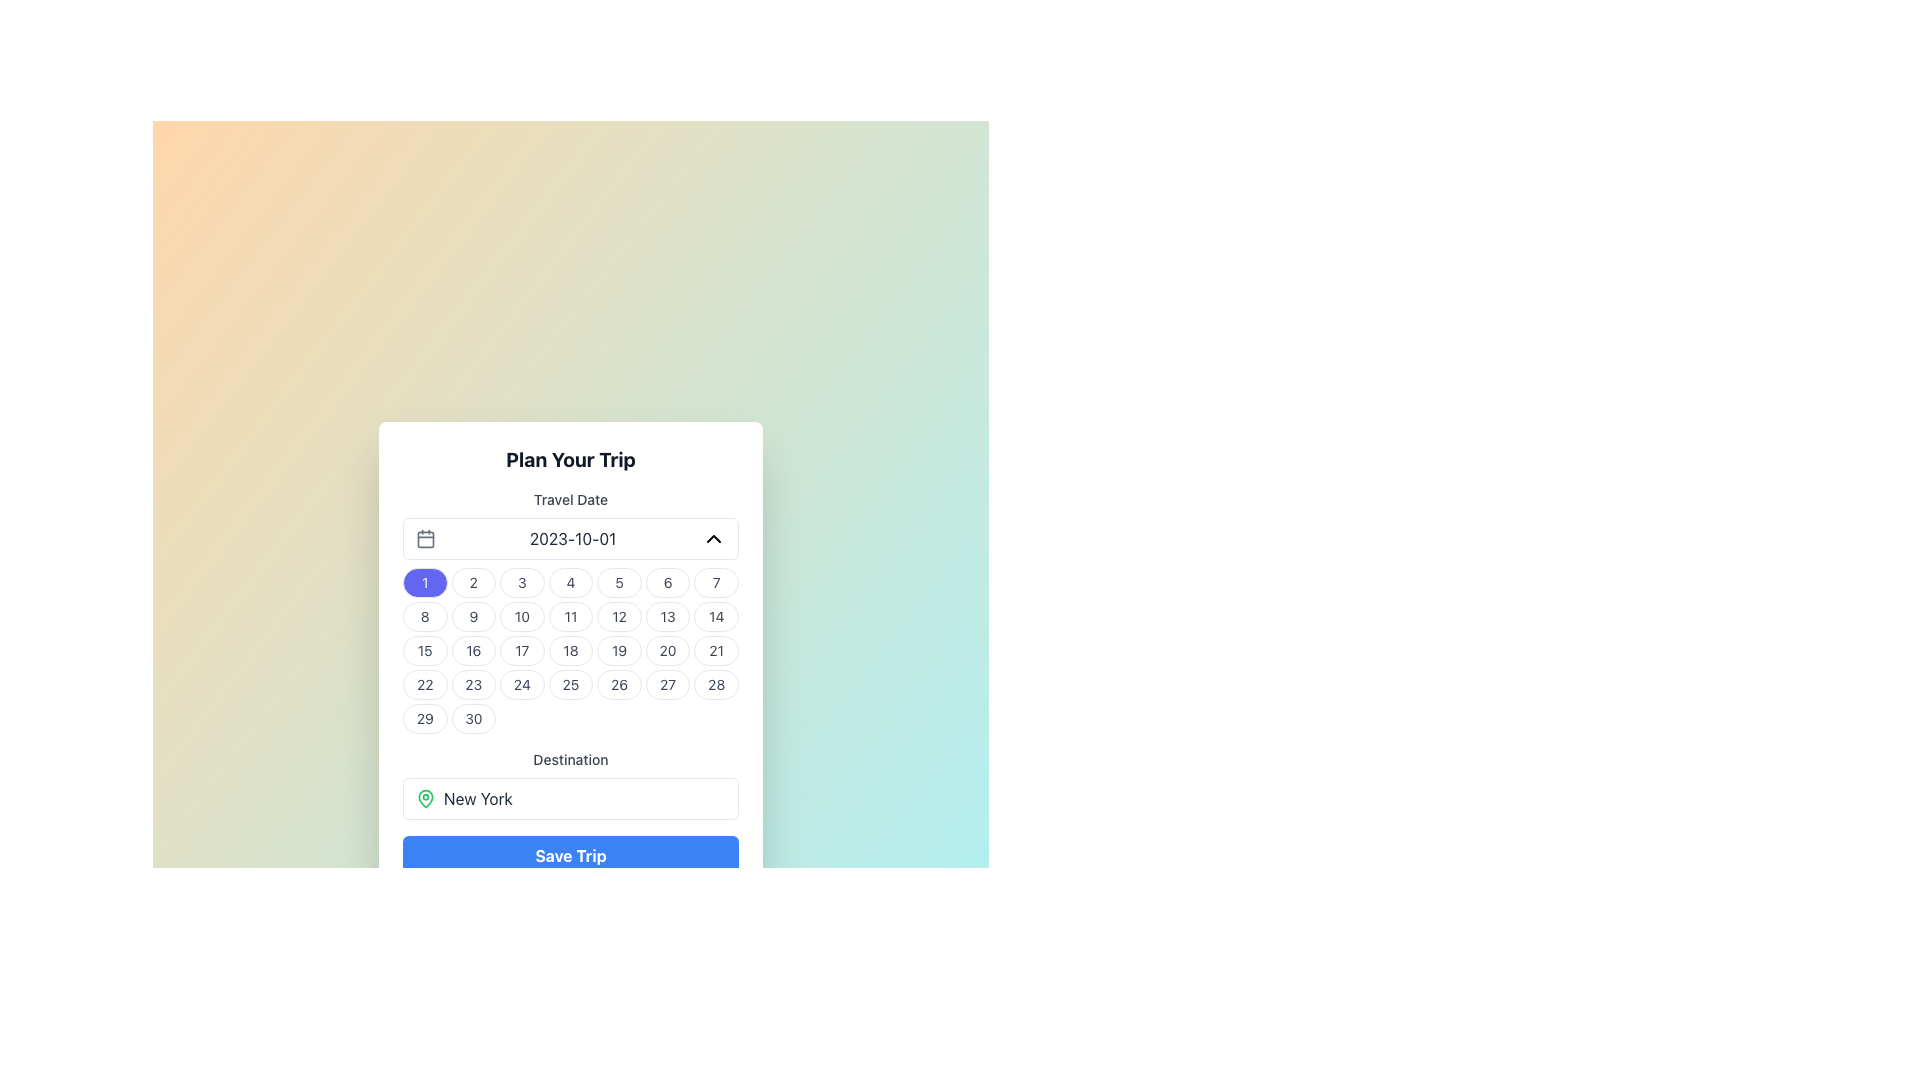 The width and height of the screenshot is (1920, 1080). I want to click on the circular button displaying the number '9', so click(472, 616).